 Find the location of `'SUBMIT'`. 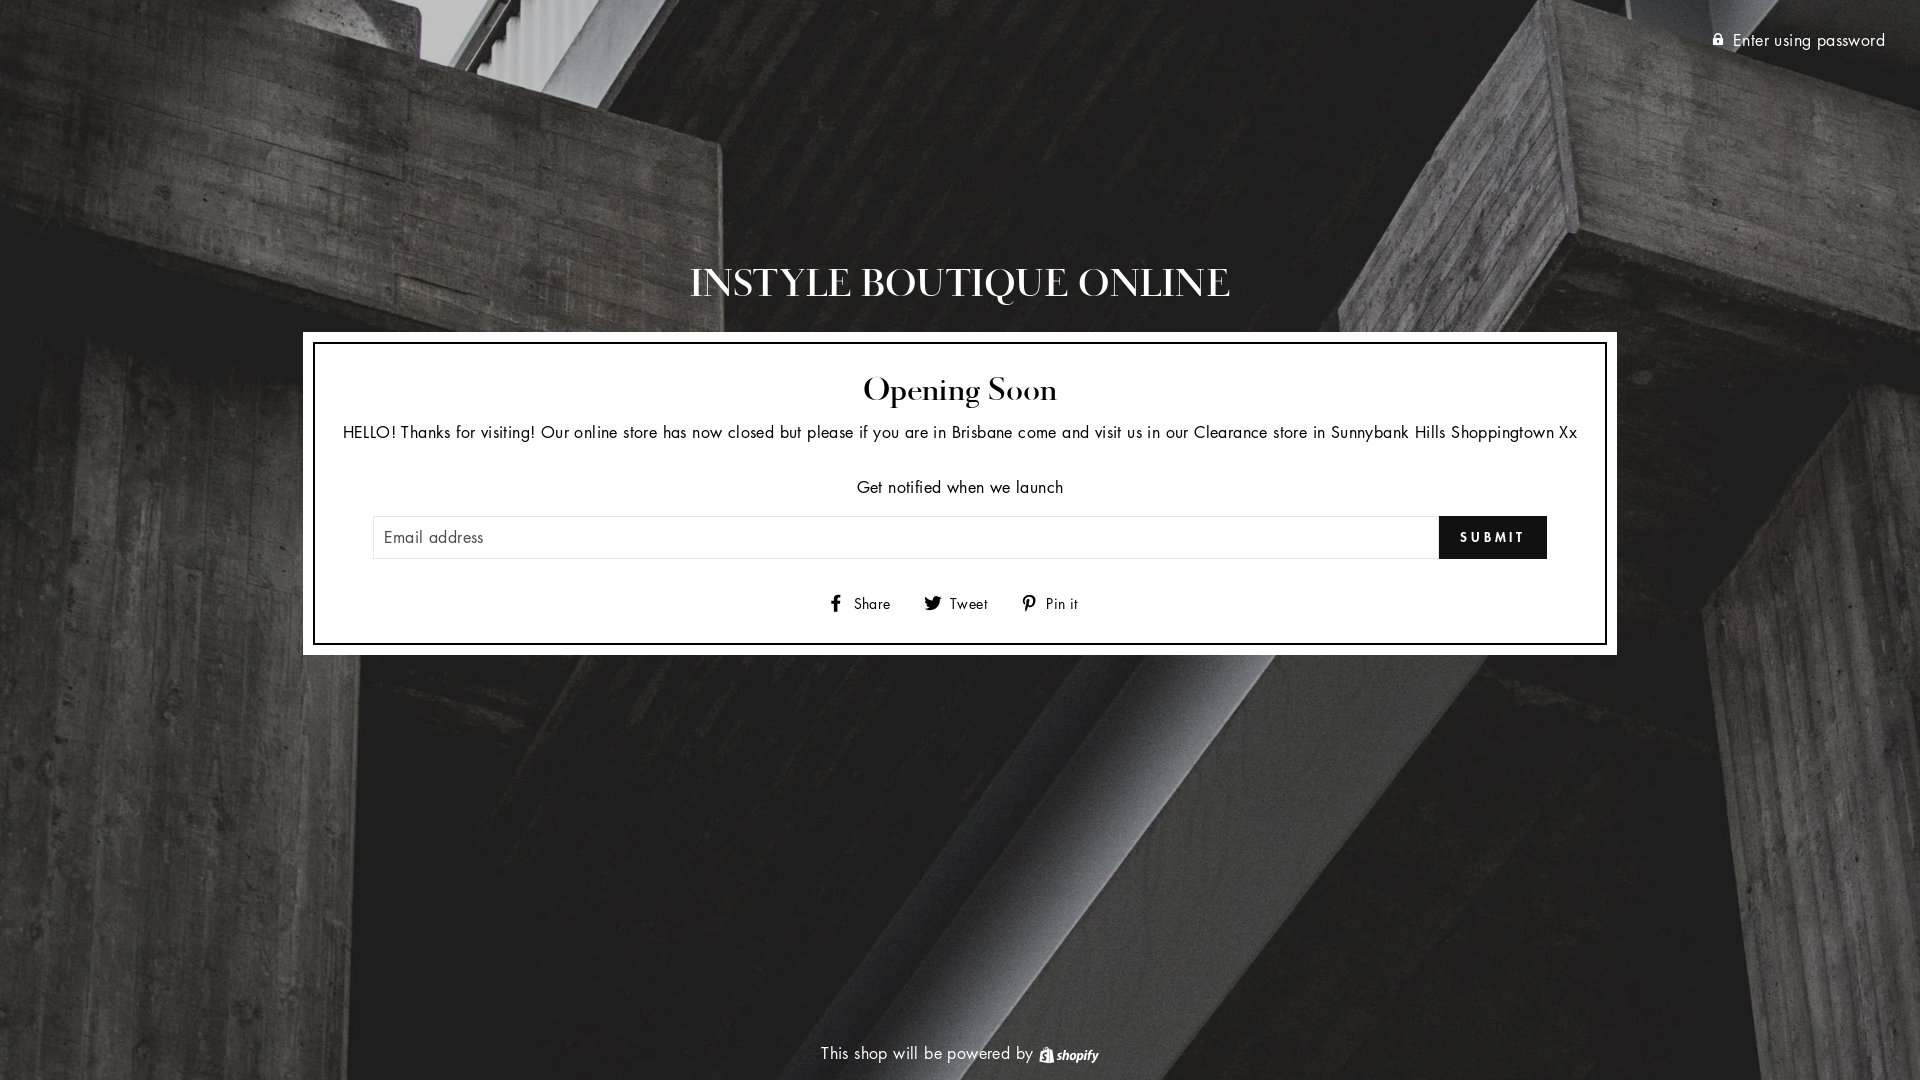

'SUBMIT' is located at coordinates (1492, 536).